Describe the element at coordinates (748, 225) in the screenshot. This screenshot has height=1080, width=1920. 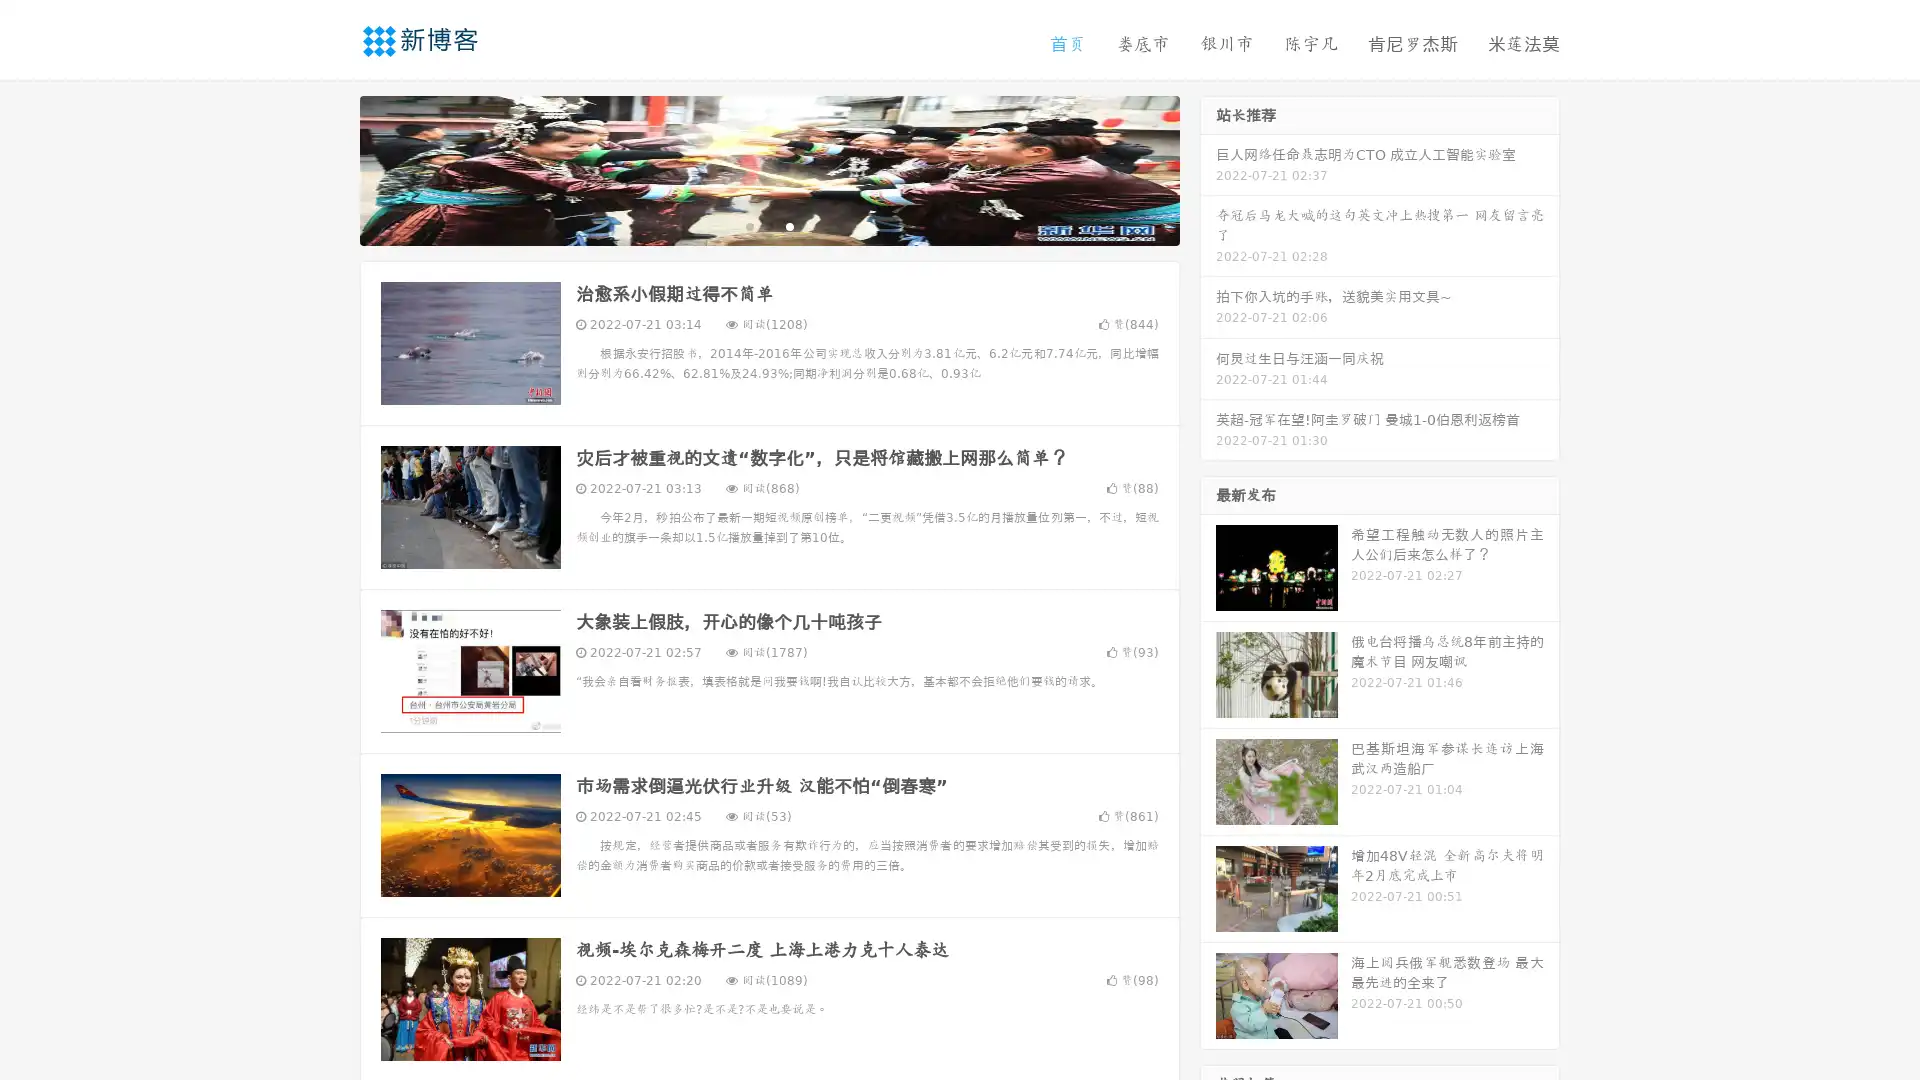
I see `Go to slide 1` at that location.